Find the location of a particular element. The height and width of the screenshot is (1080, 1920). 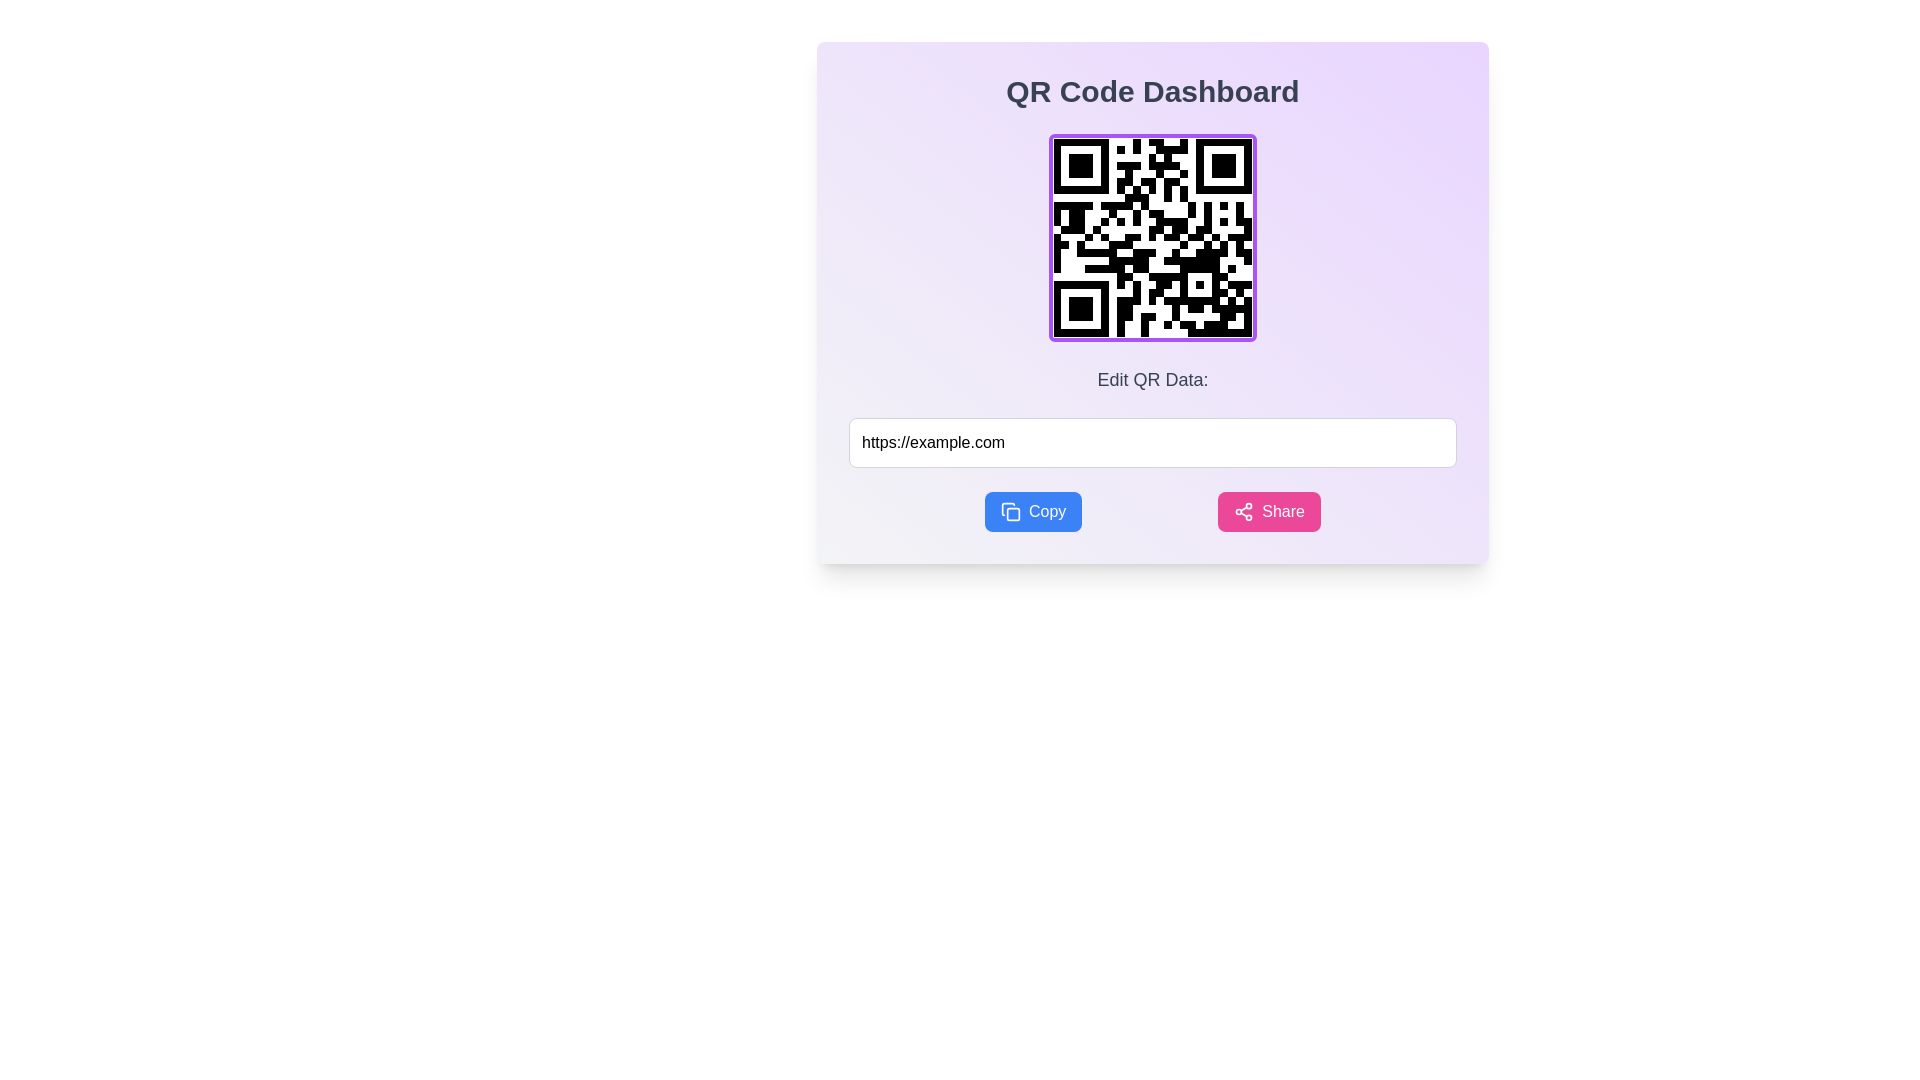

the QR code image located centrally below the 'QR Code Dashboard' heading and above the 'Edit QR Data:' text input field is located at coordinates (1152, 237).